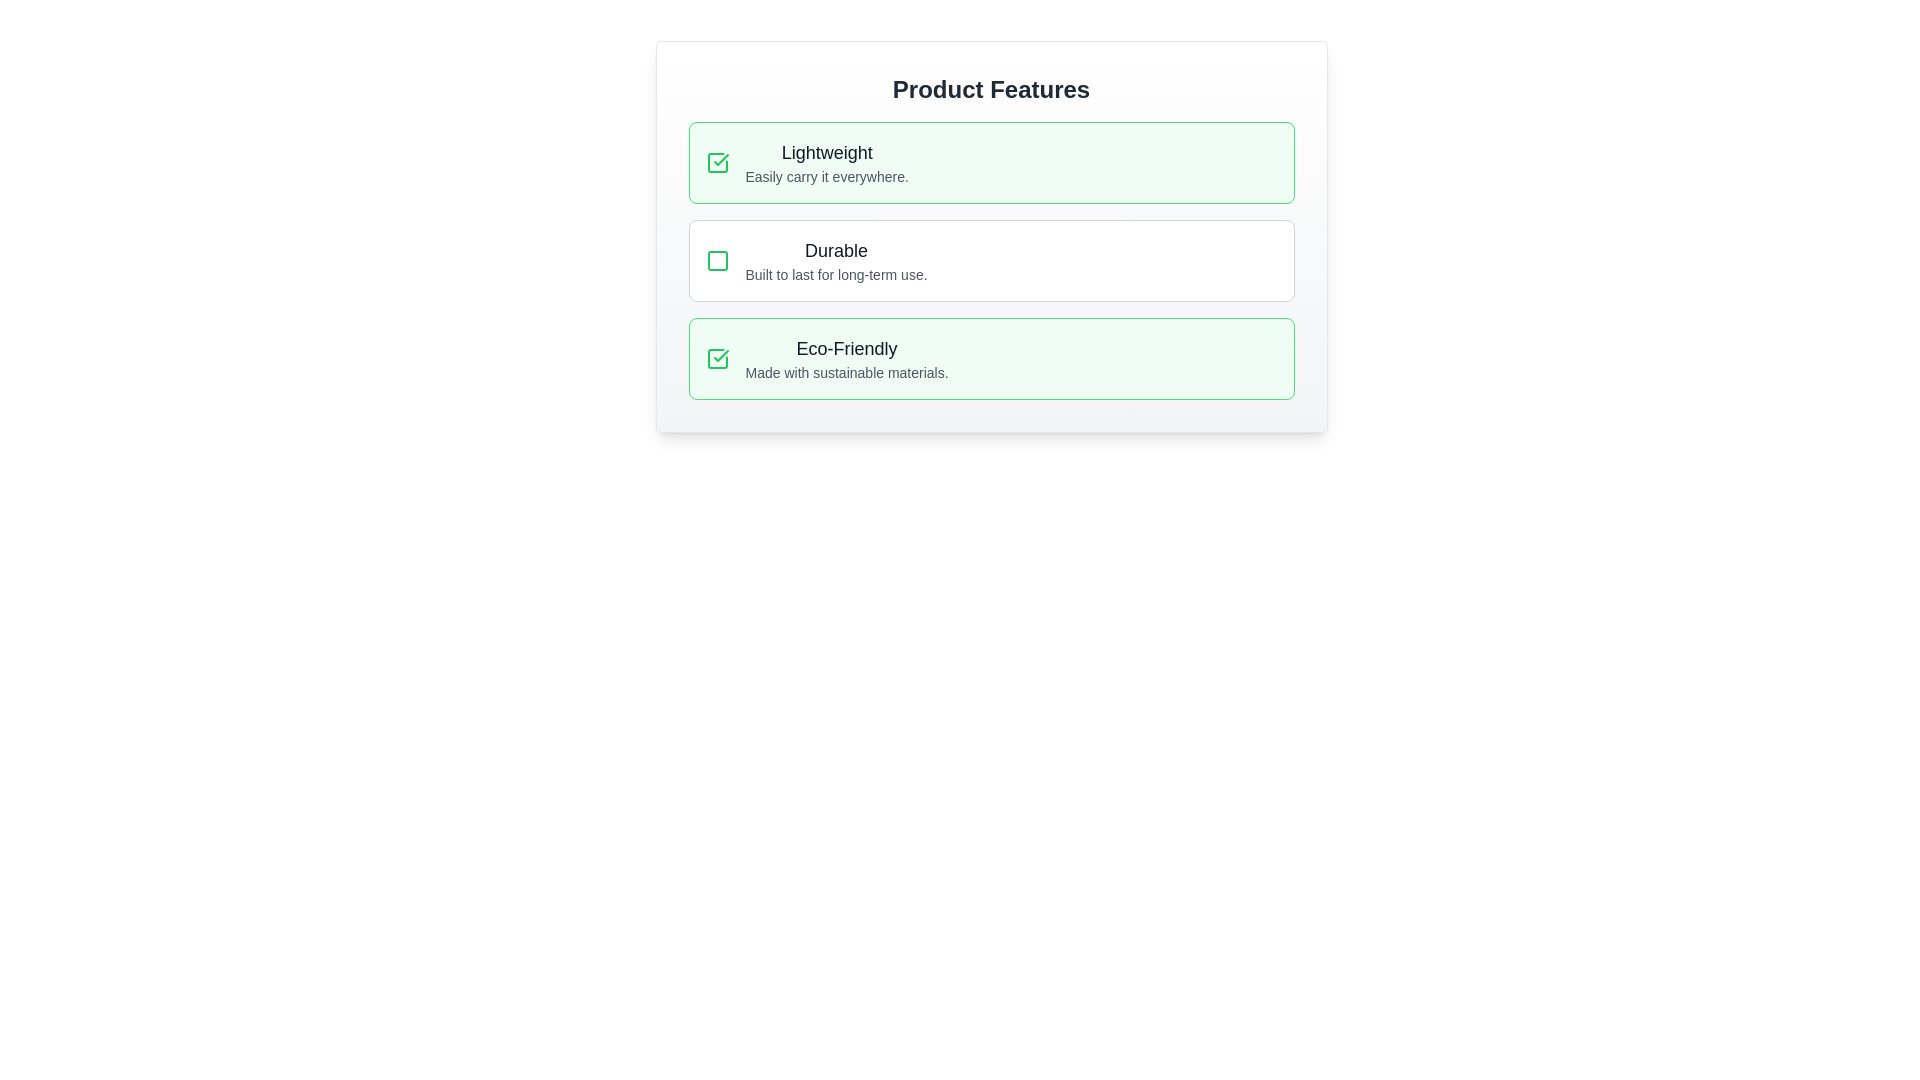 The image size is (1920, 1080). What do you see at coordinates (991, 161) in the screenshot?
I see `the Informative card that highlights the product feature of being lightweight and easy to carry, located at the top of the vertical list of features` at bounding box center [991, 161].